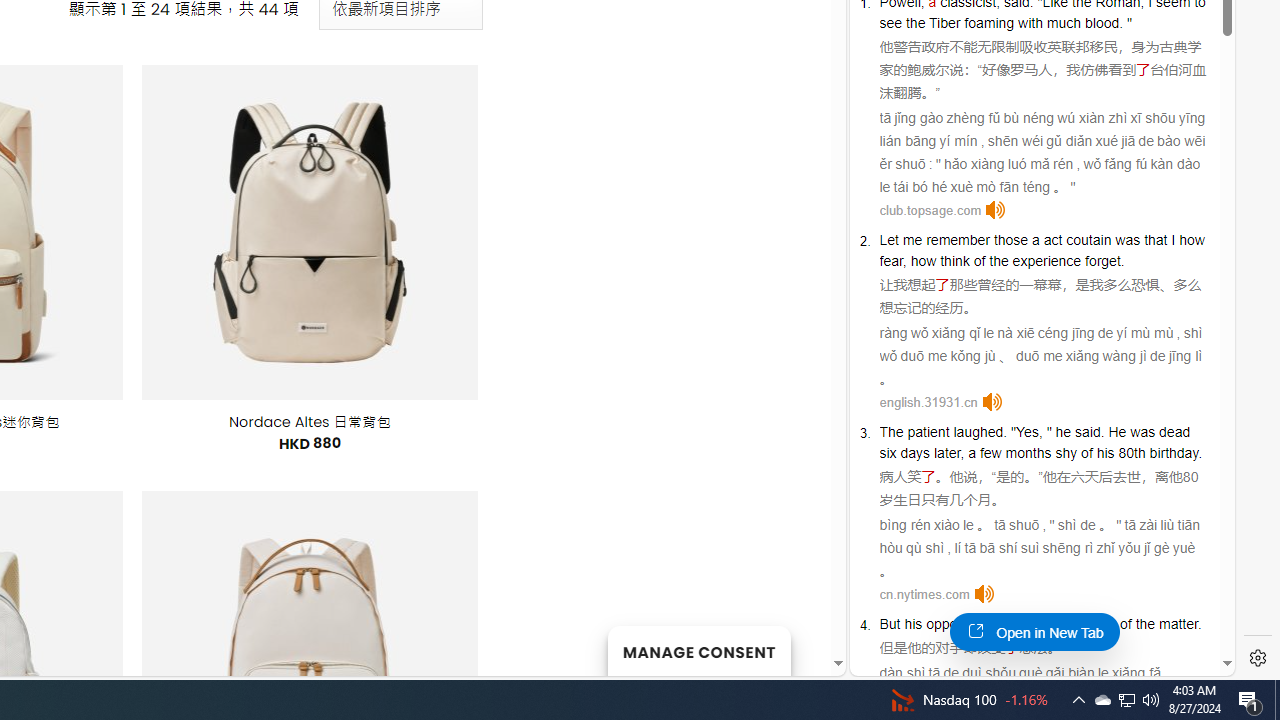 The height and width of the screenshot is (720, 1280). Describe the element at coordinates (946, 452) in the screenshot. I see `'later'` at that location.